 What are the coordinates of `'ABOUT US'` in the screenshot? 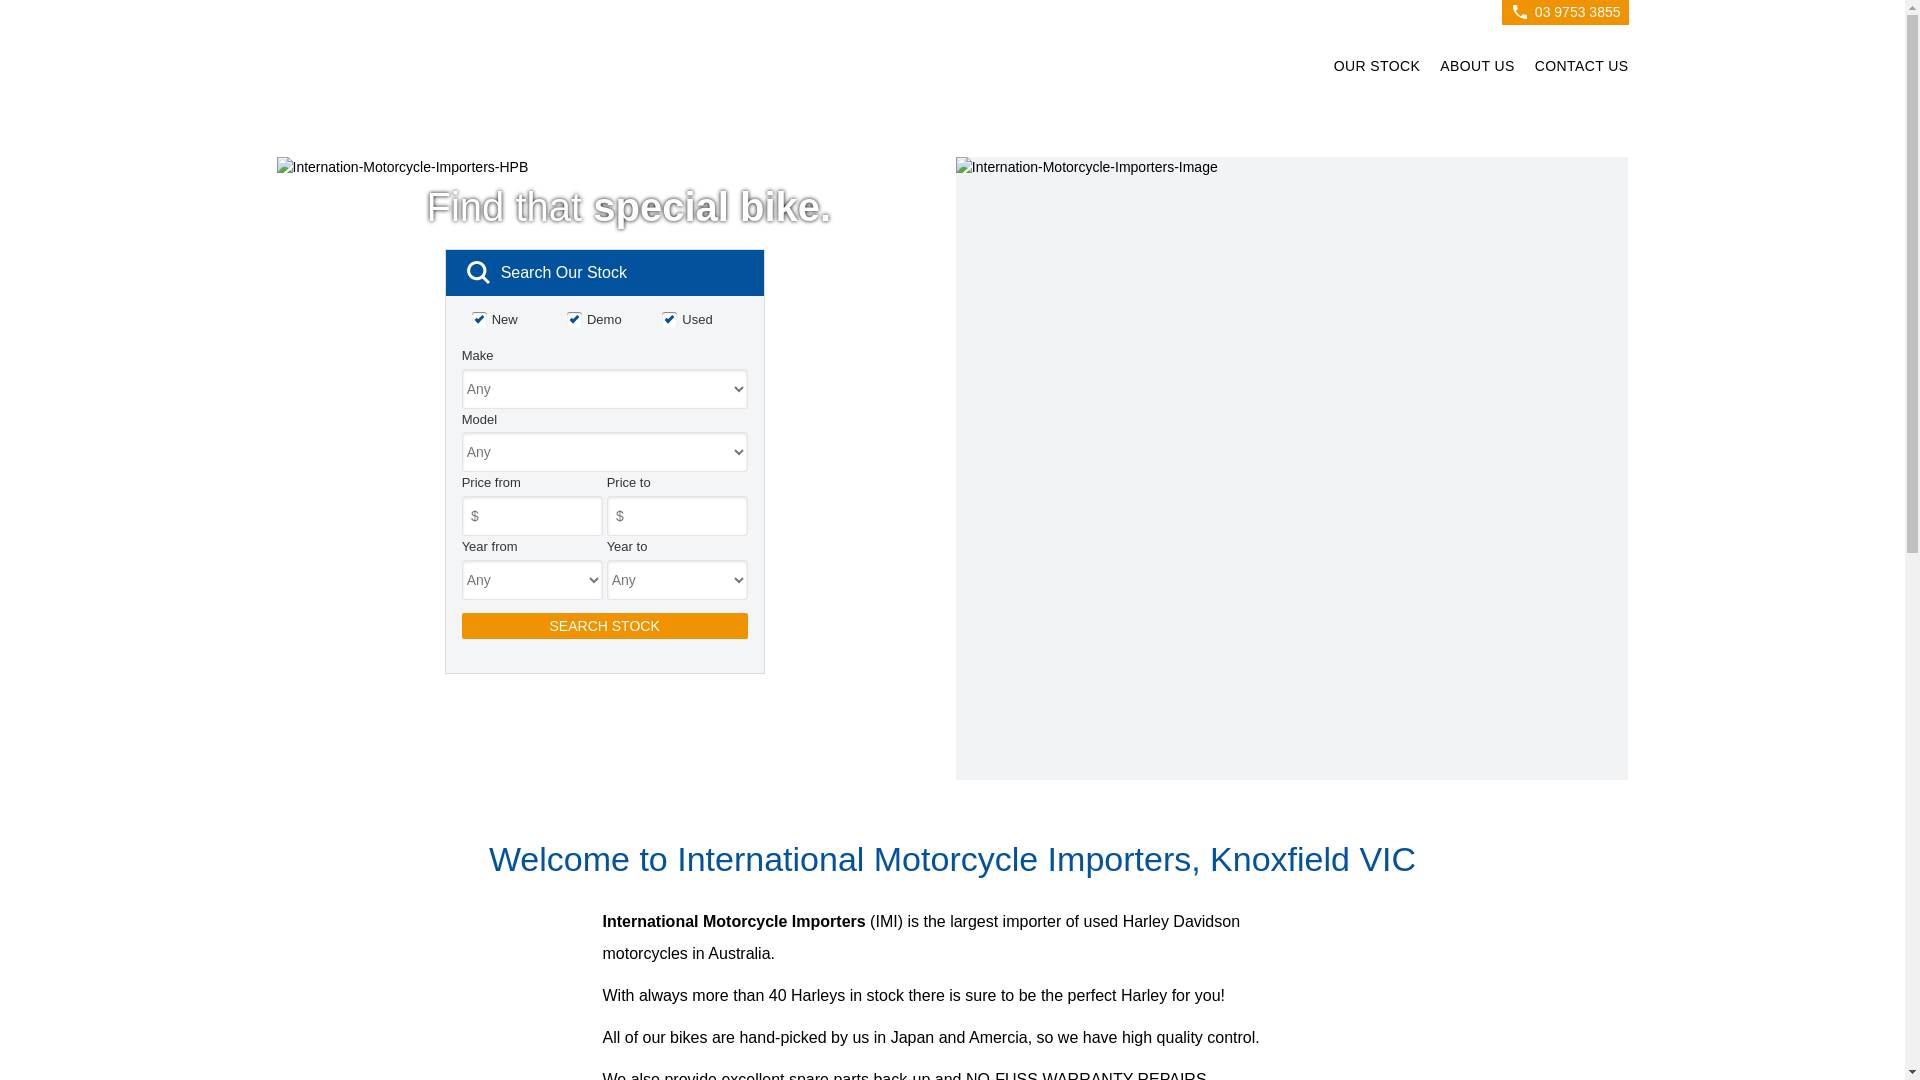 It's located at (1477, 68).